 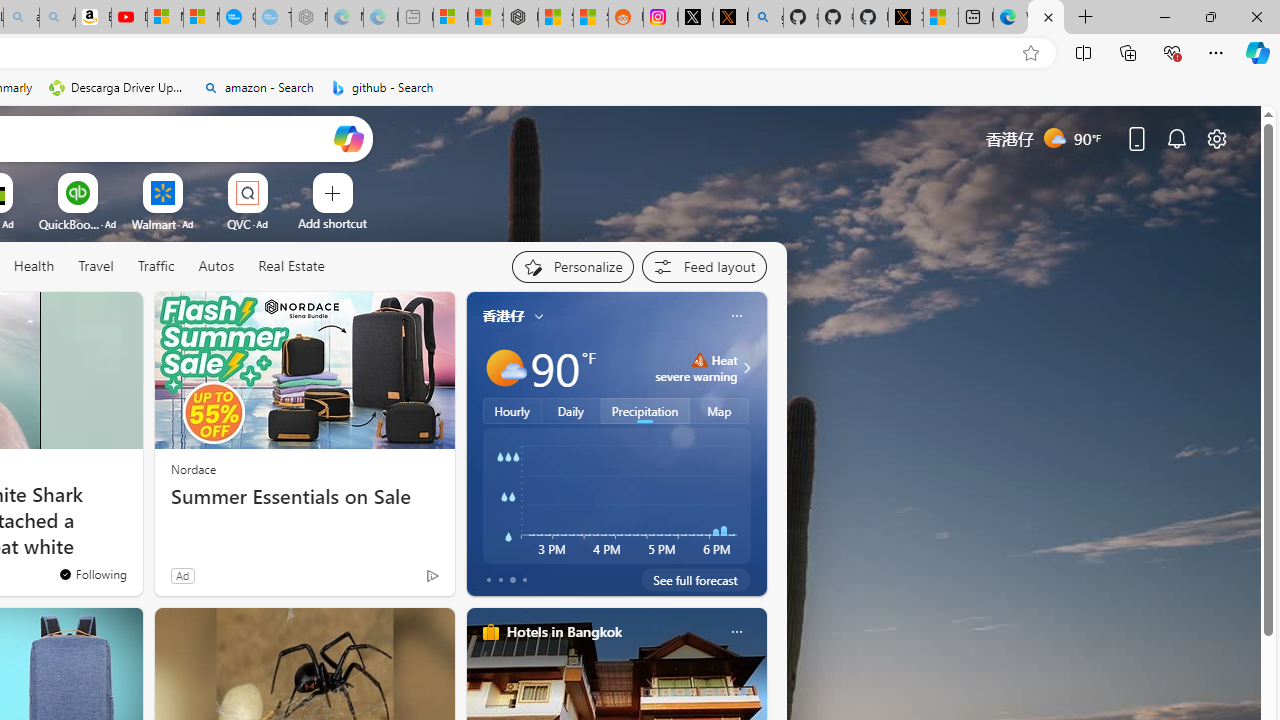 I want to click on 'See full forecast', so click(x=695, y=579).